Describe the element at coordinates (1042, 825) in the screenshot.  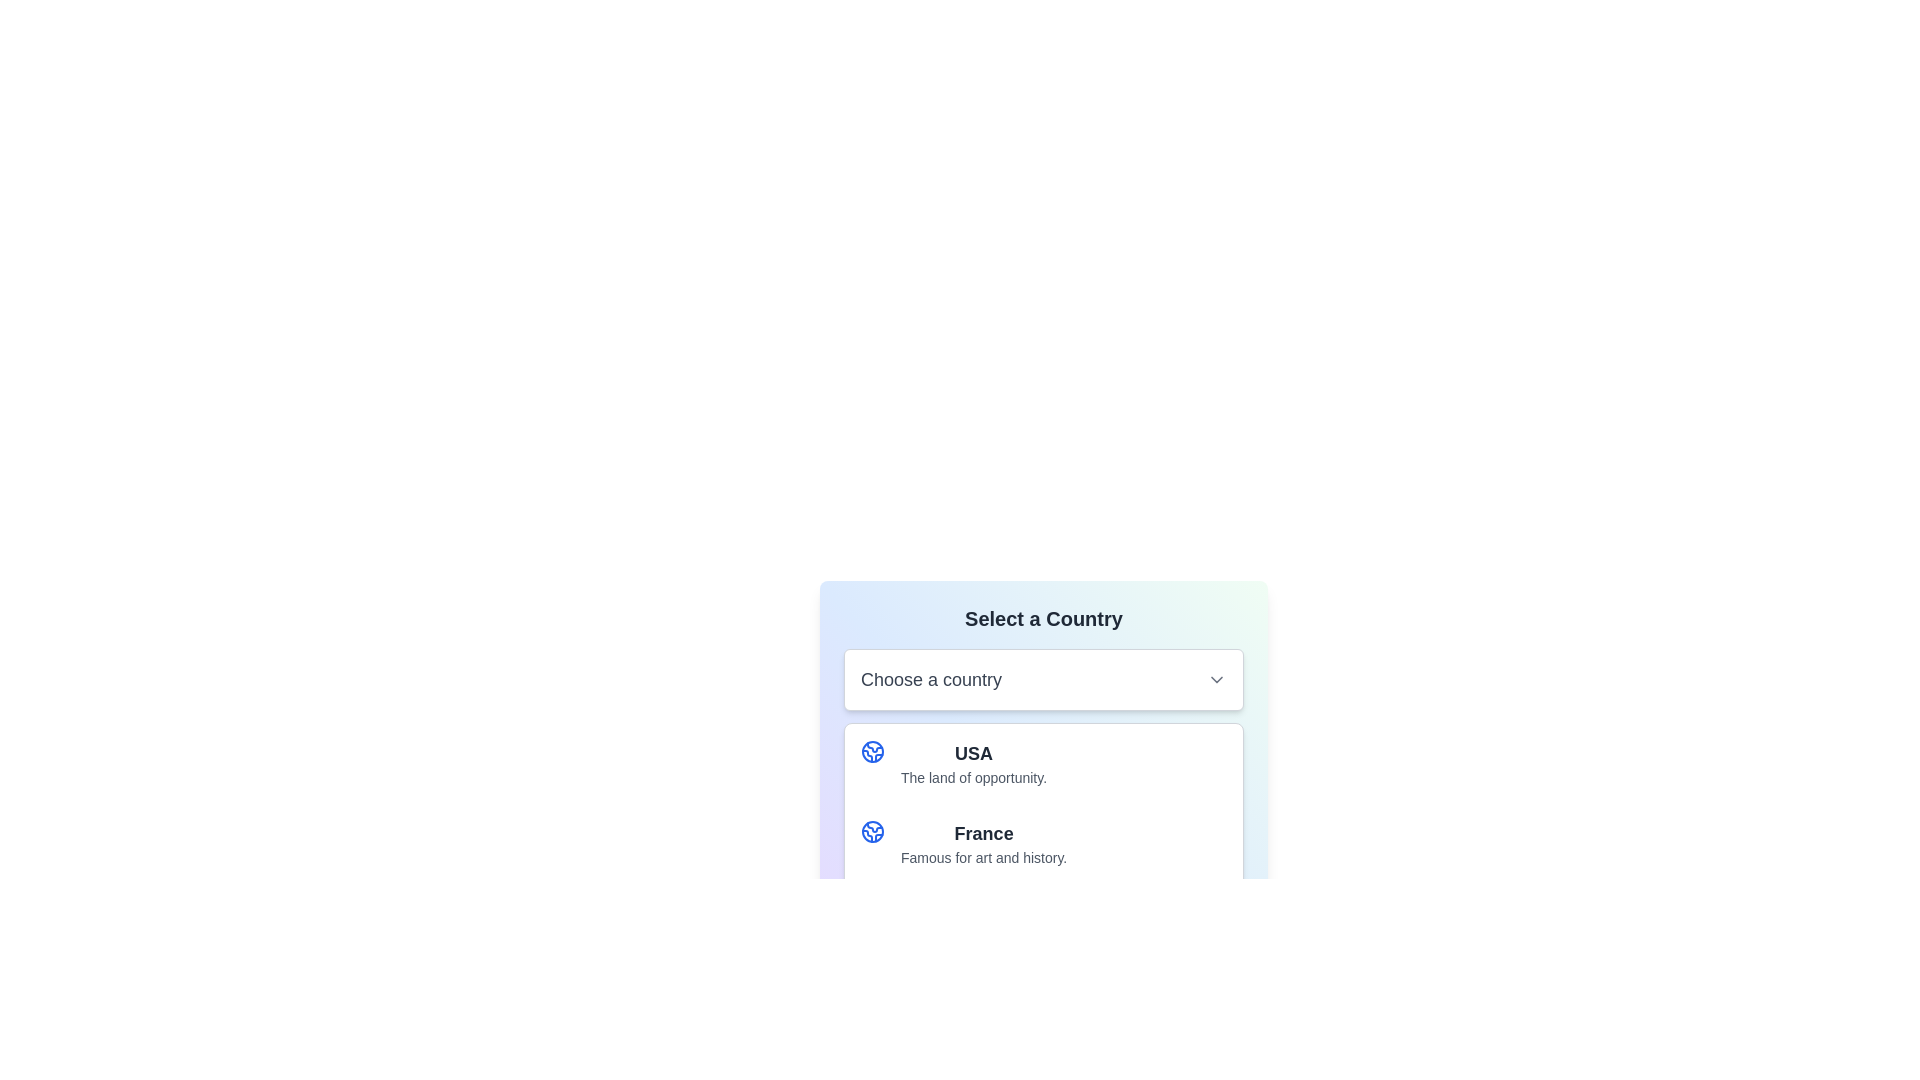
I see `the dropdown list item labeled 'France'` at that location.